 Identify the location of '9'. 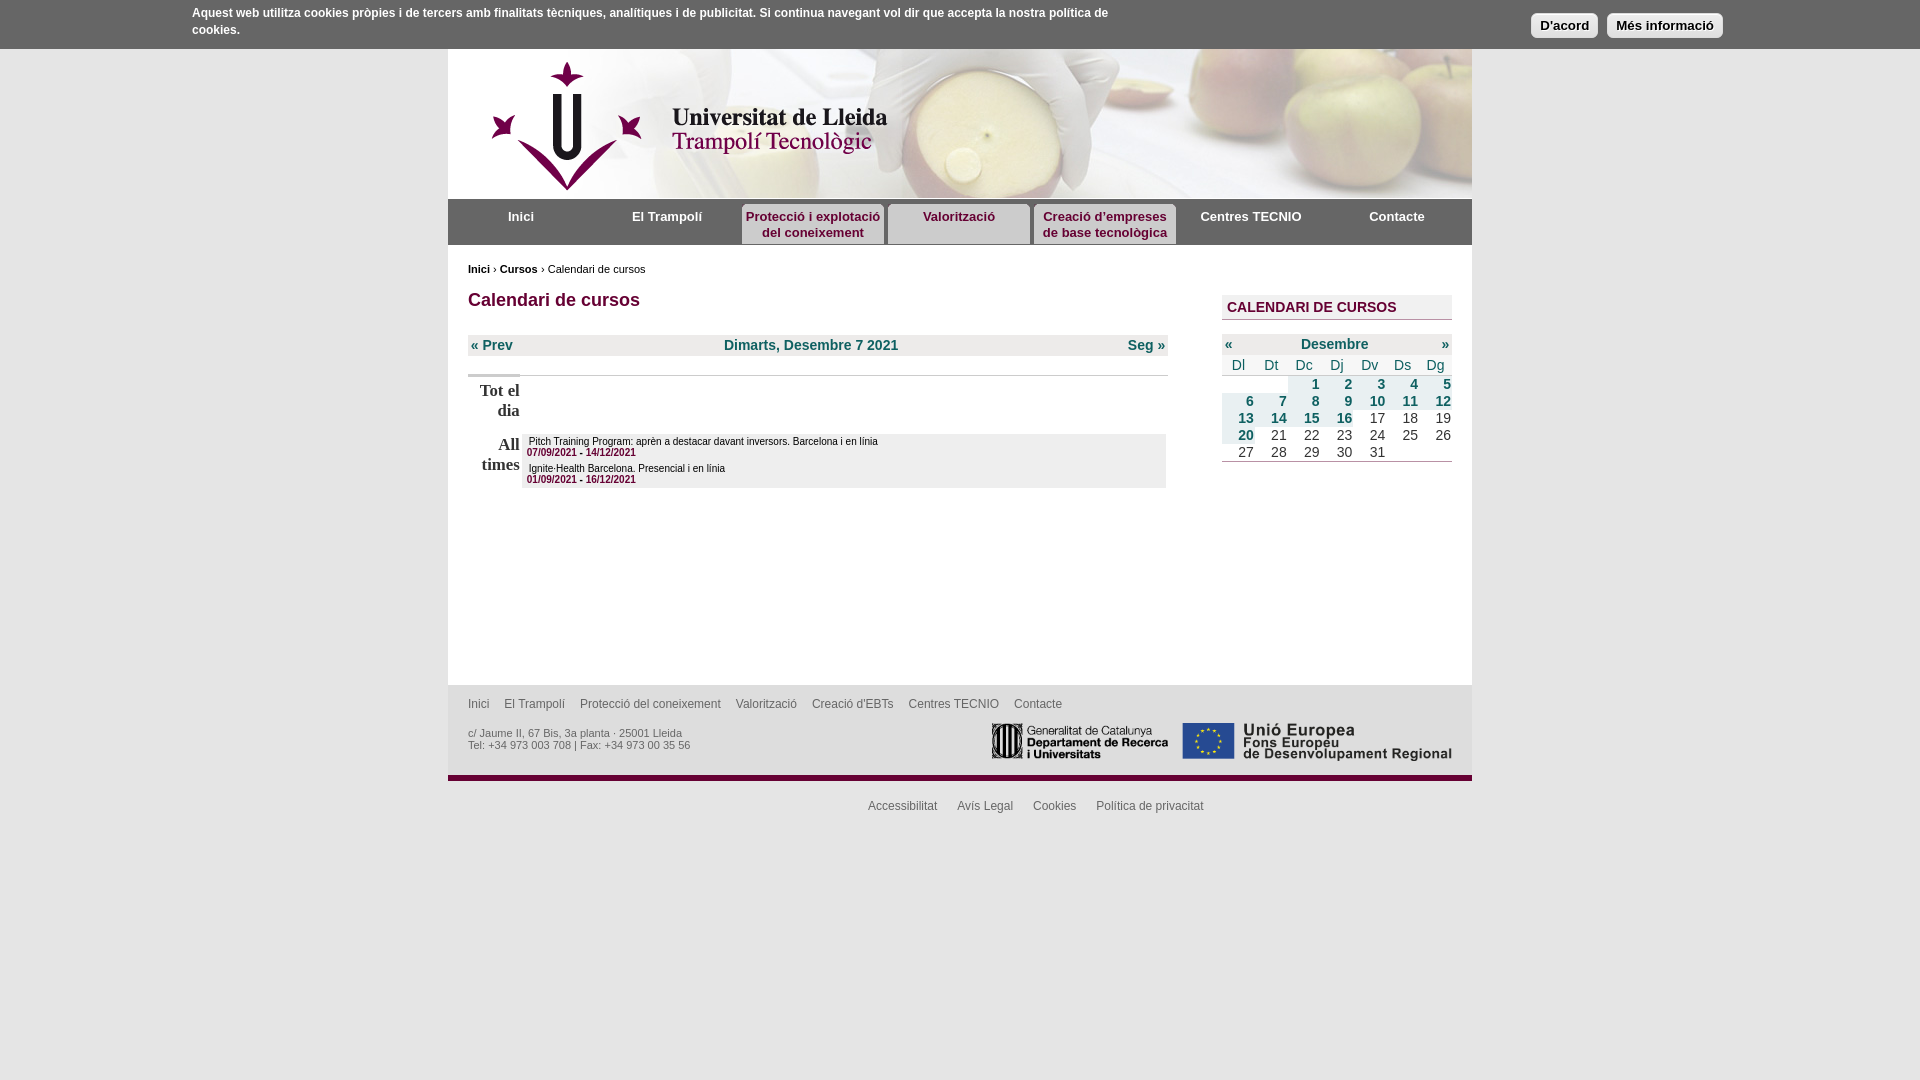
(1348, 401).